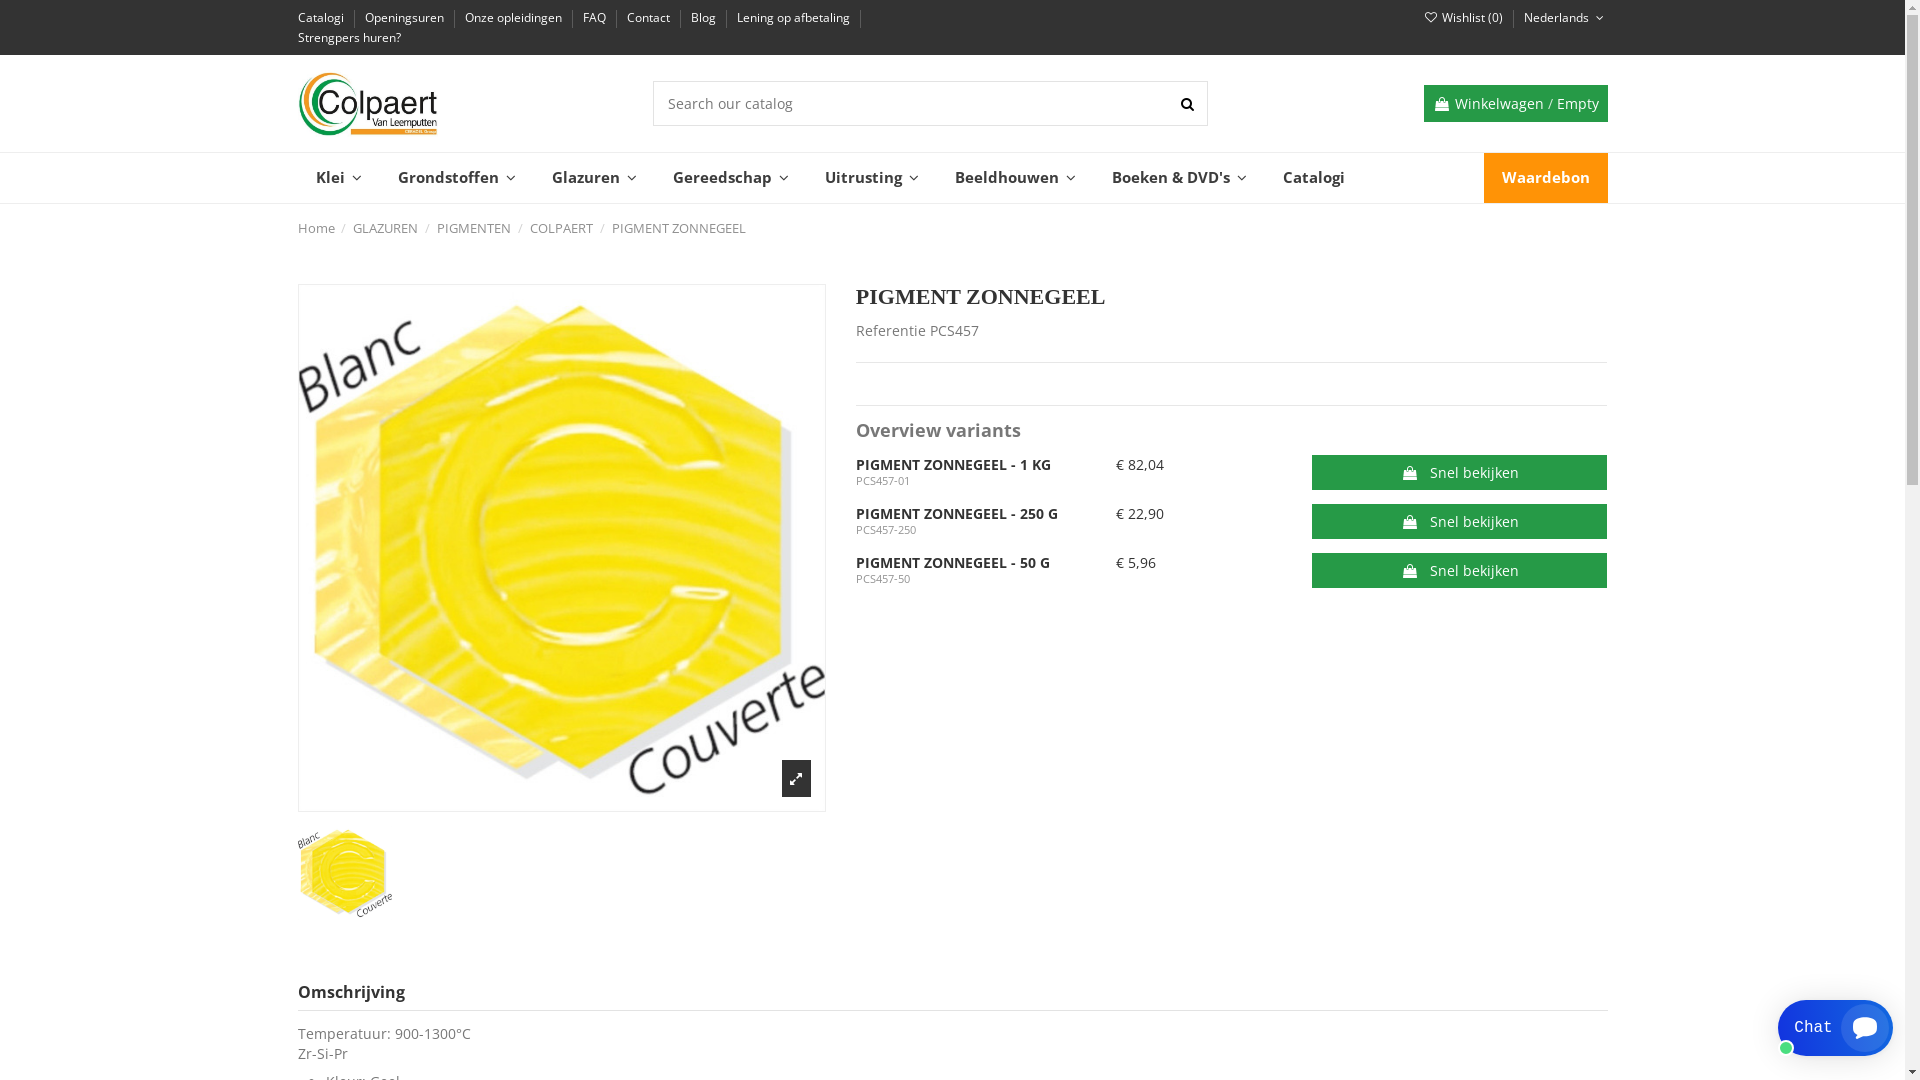 The image size is (1920, 1080). Describe the element at coordinates (593, 176) in the screenshot. I see `'Glazuren'` at that location.